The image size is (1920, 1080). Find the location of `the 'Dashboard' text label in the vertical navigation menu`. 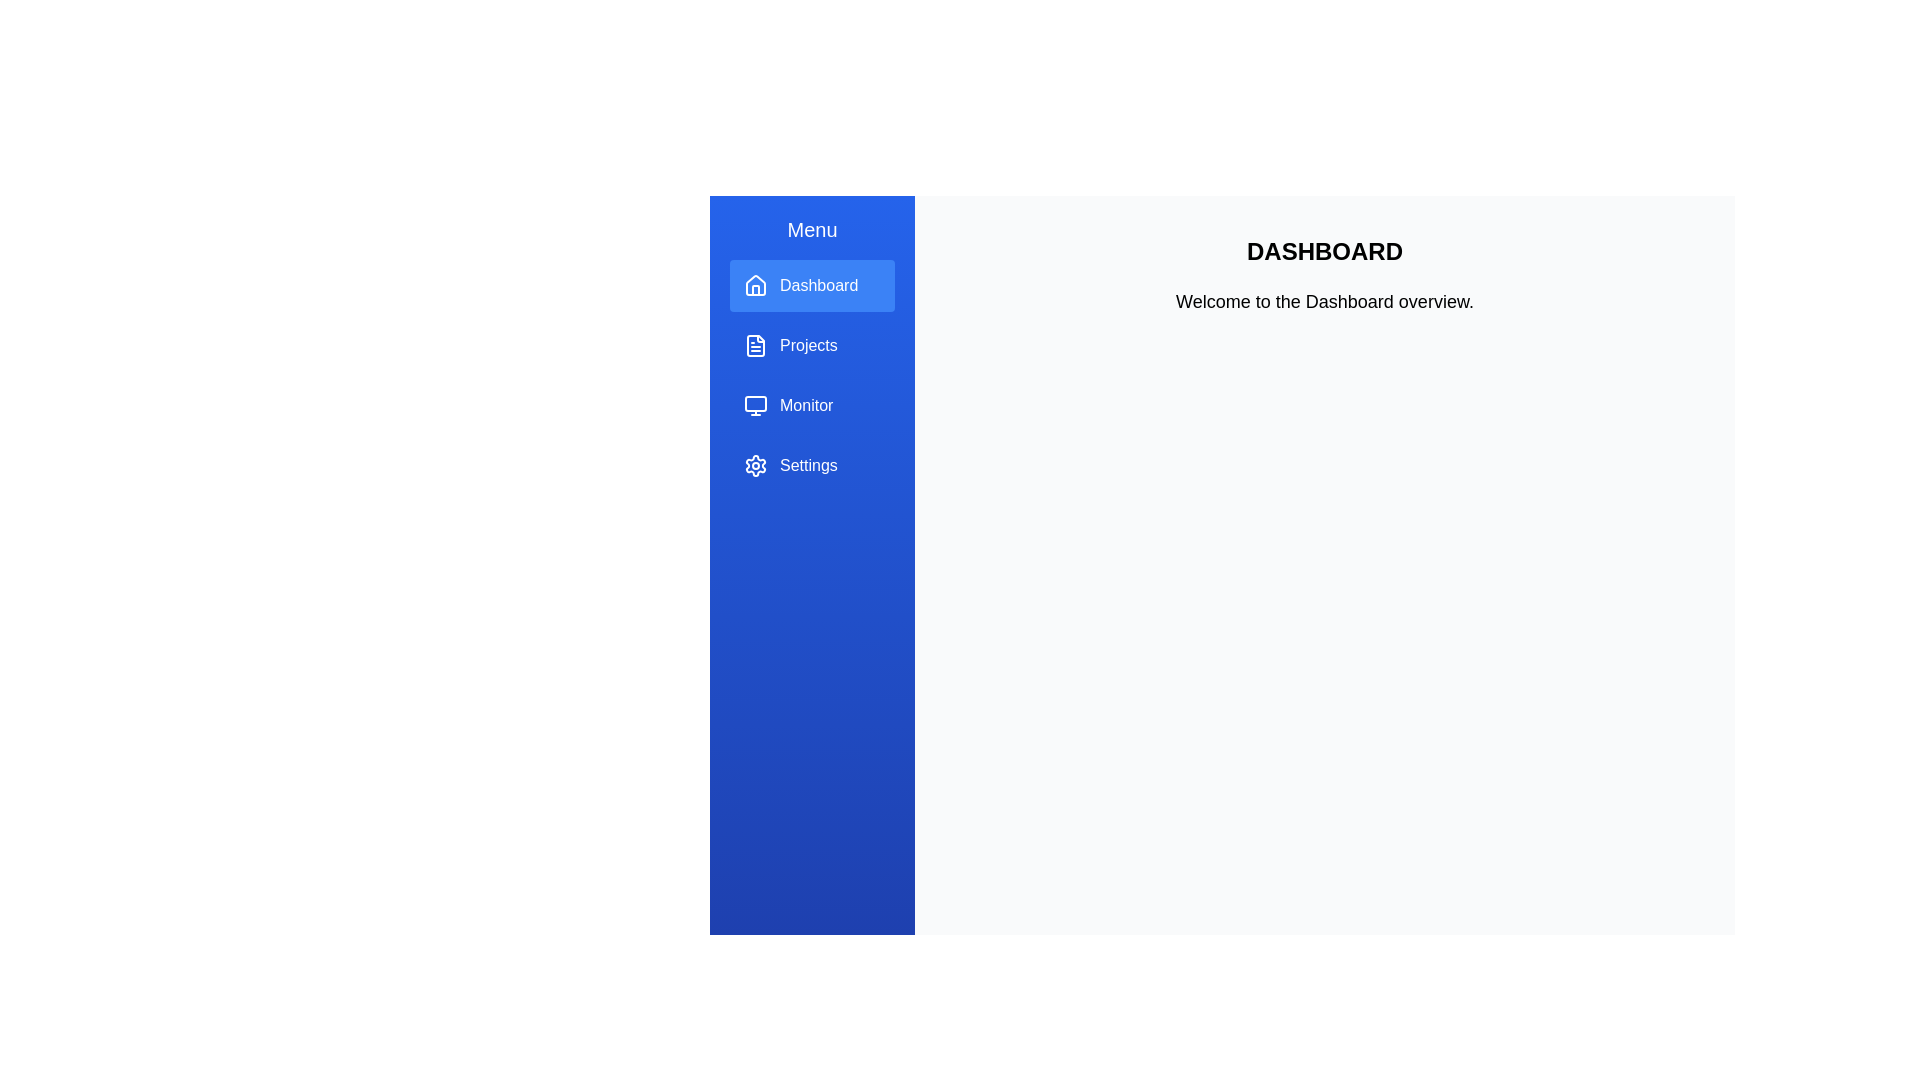

the 'Dashboard' text label in the vertical navigation menu is located at coordinates (819, 285).